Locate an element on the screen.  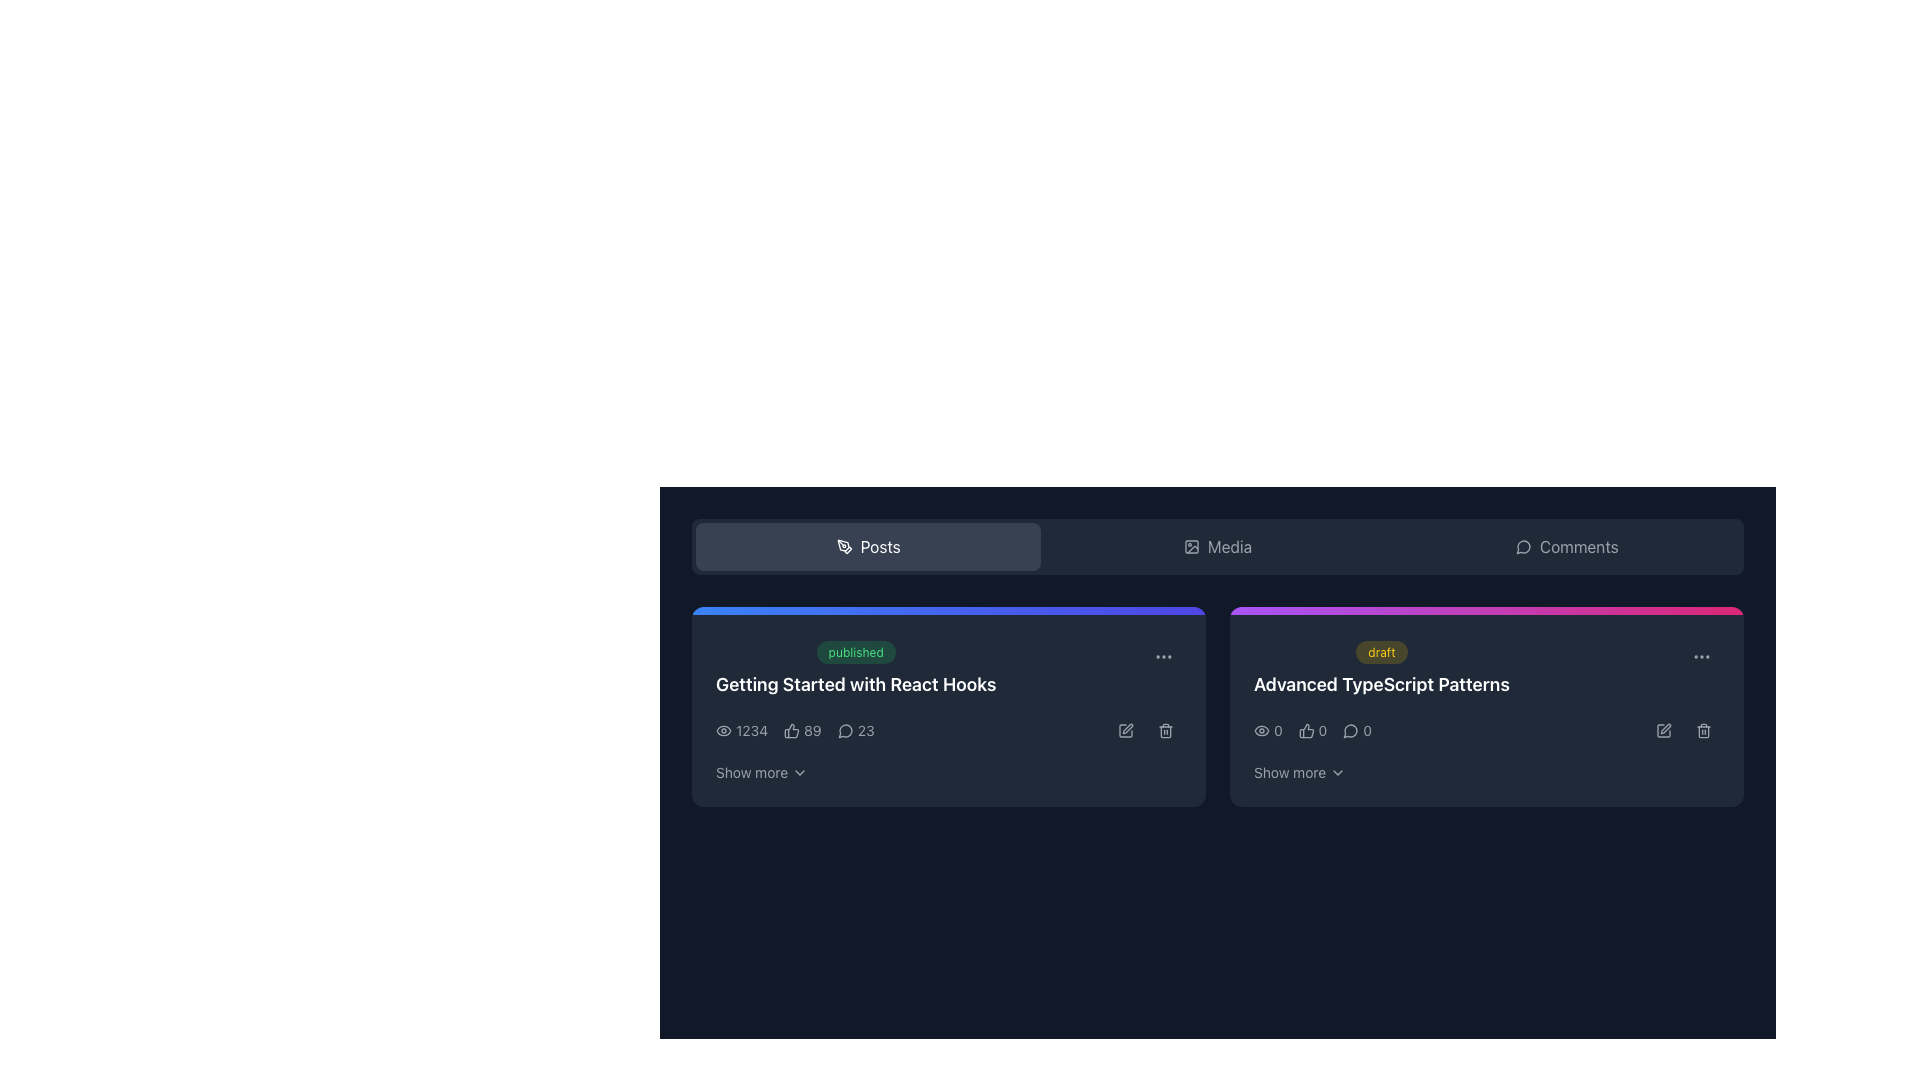
the small square-shaped icon resembling a pen located in the lower-right corner of the card for 'Advanced TypeScript Patterns' to initiate an edit action is located at coordinates (1664, 731).